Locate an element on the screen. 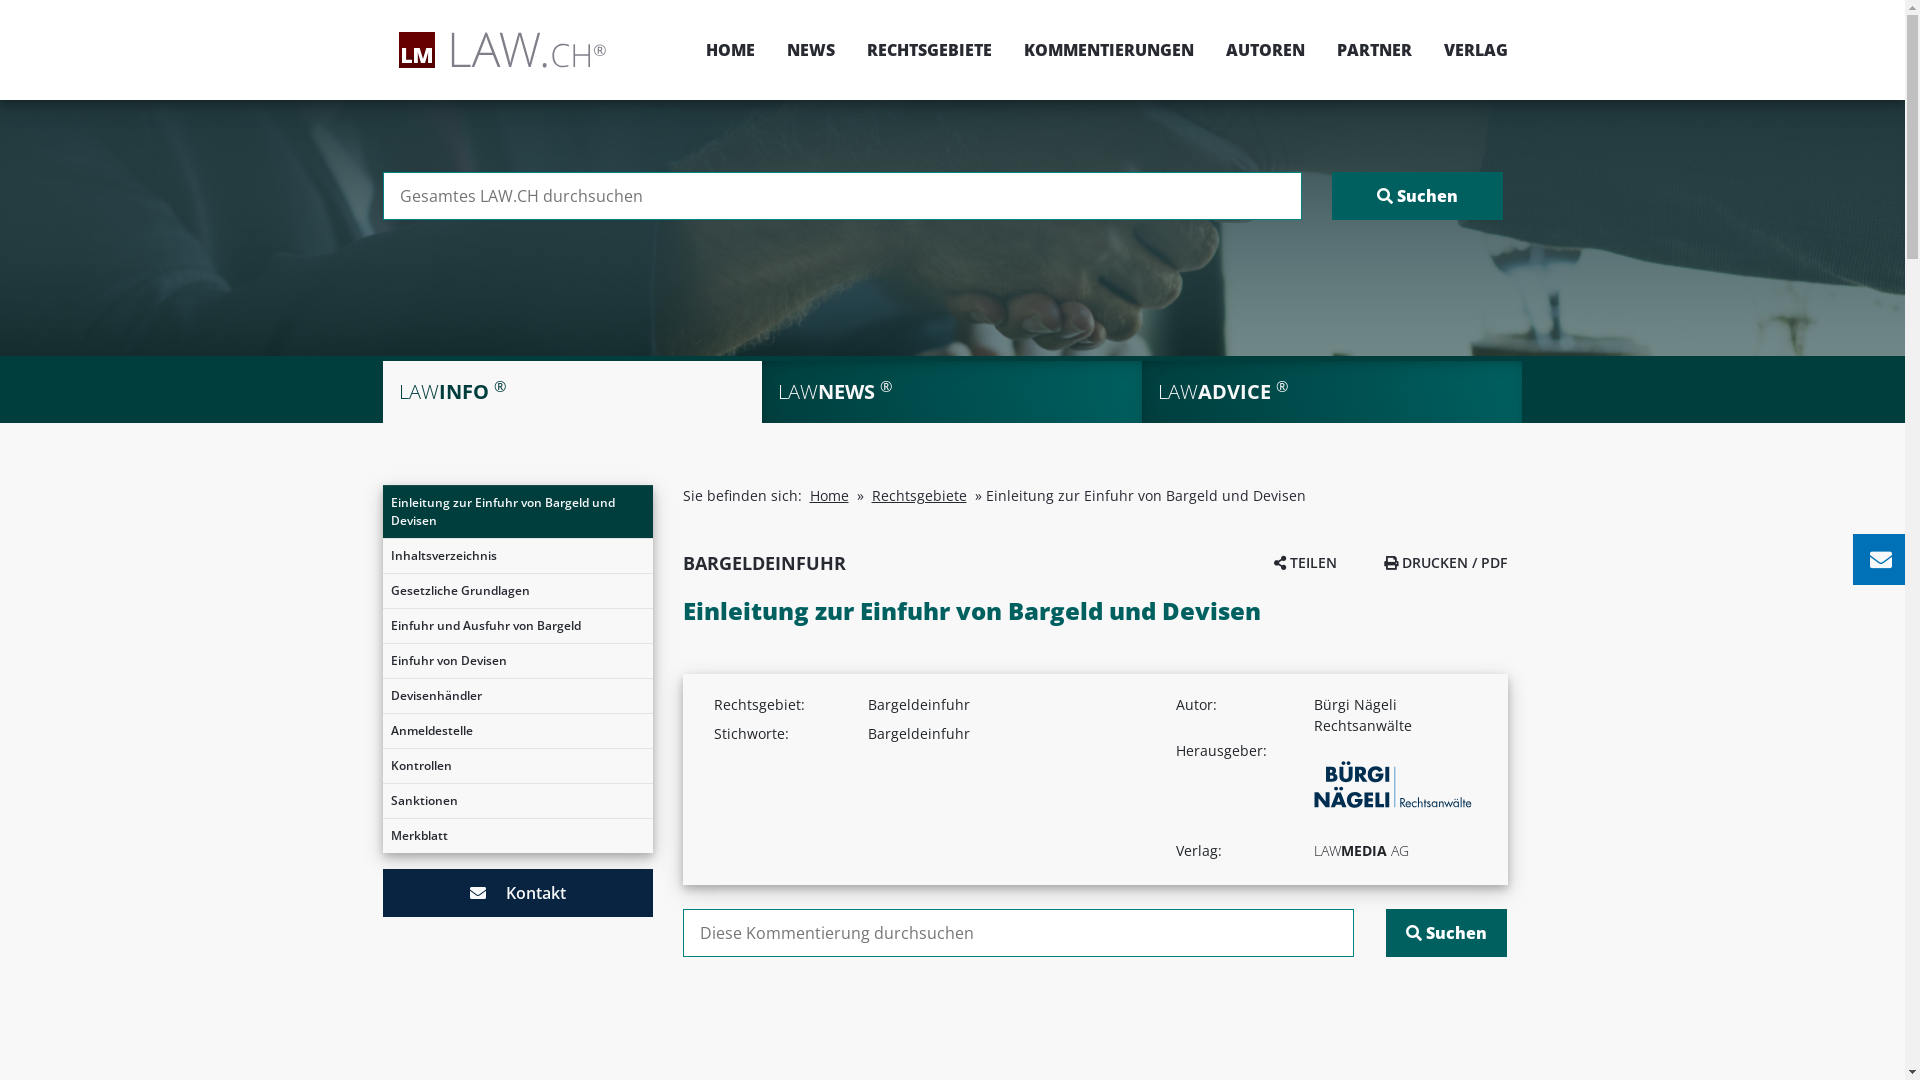 The height and width of the screenshot is (1080, 1920). 'Rechtsgebiete' is located at coordinates (918, 495).